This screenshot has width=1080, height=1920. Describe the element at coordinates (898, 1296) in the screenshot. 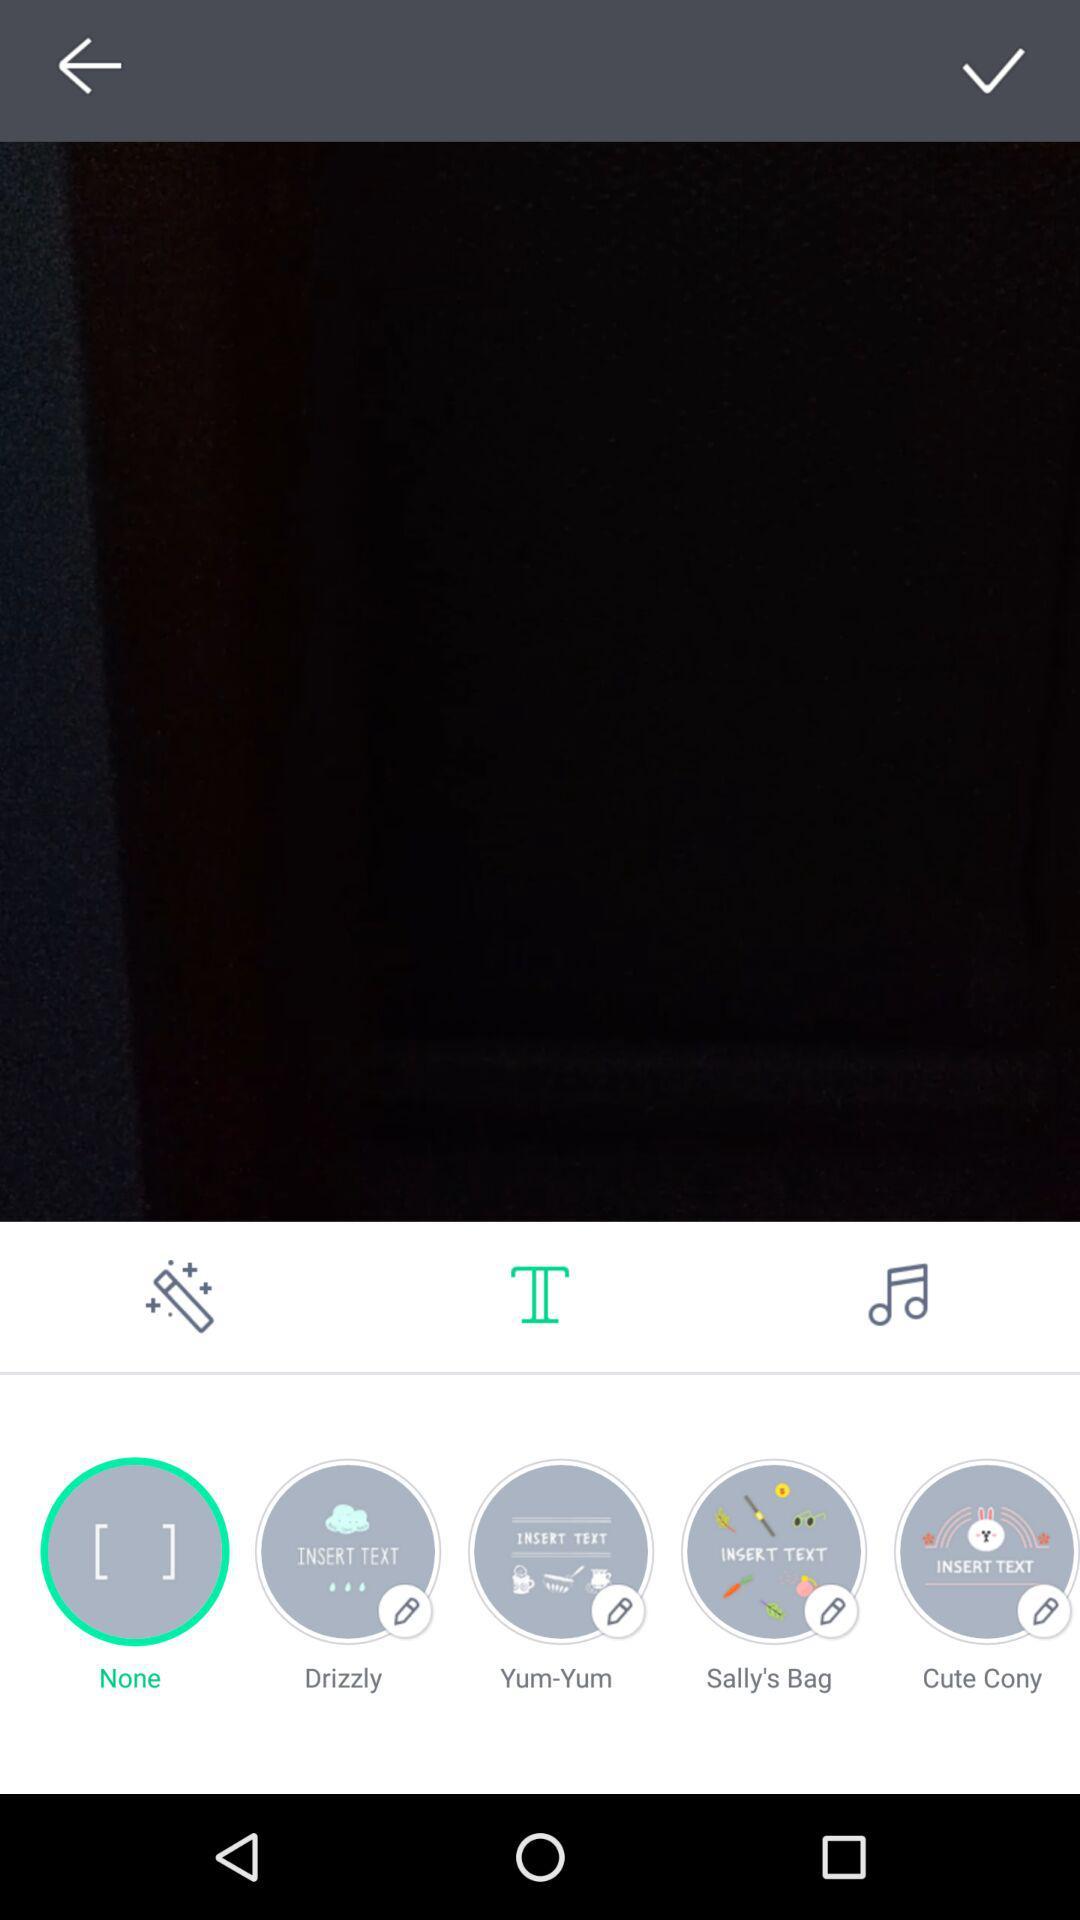

I see `sound or music` at that location.